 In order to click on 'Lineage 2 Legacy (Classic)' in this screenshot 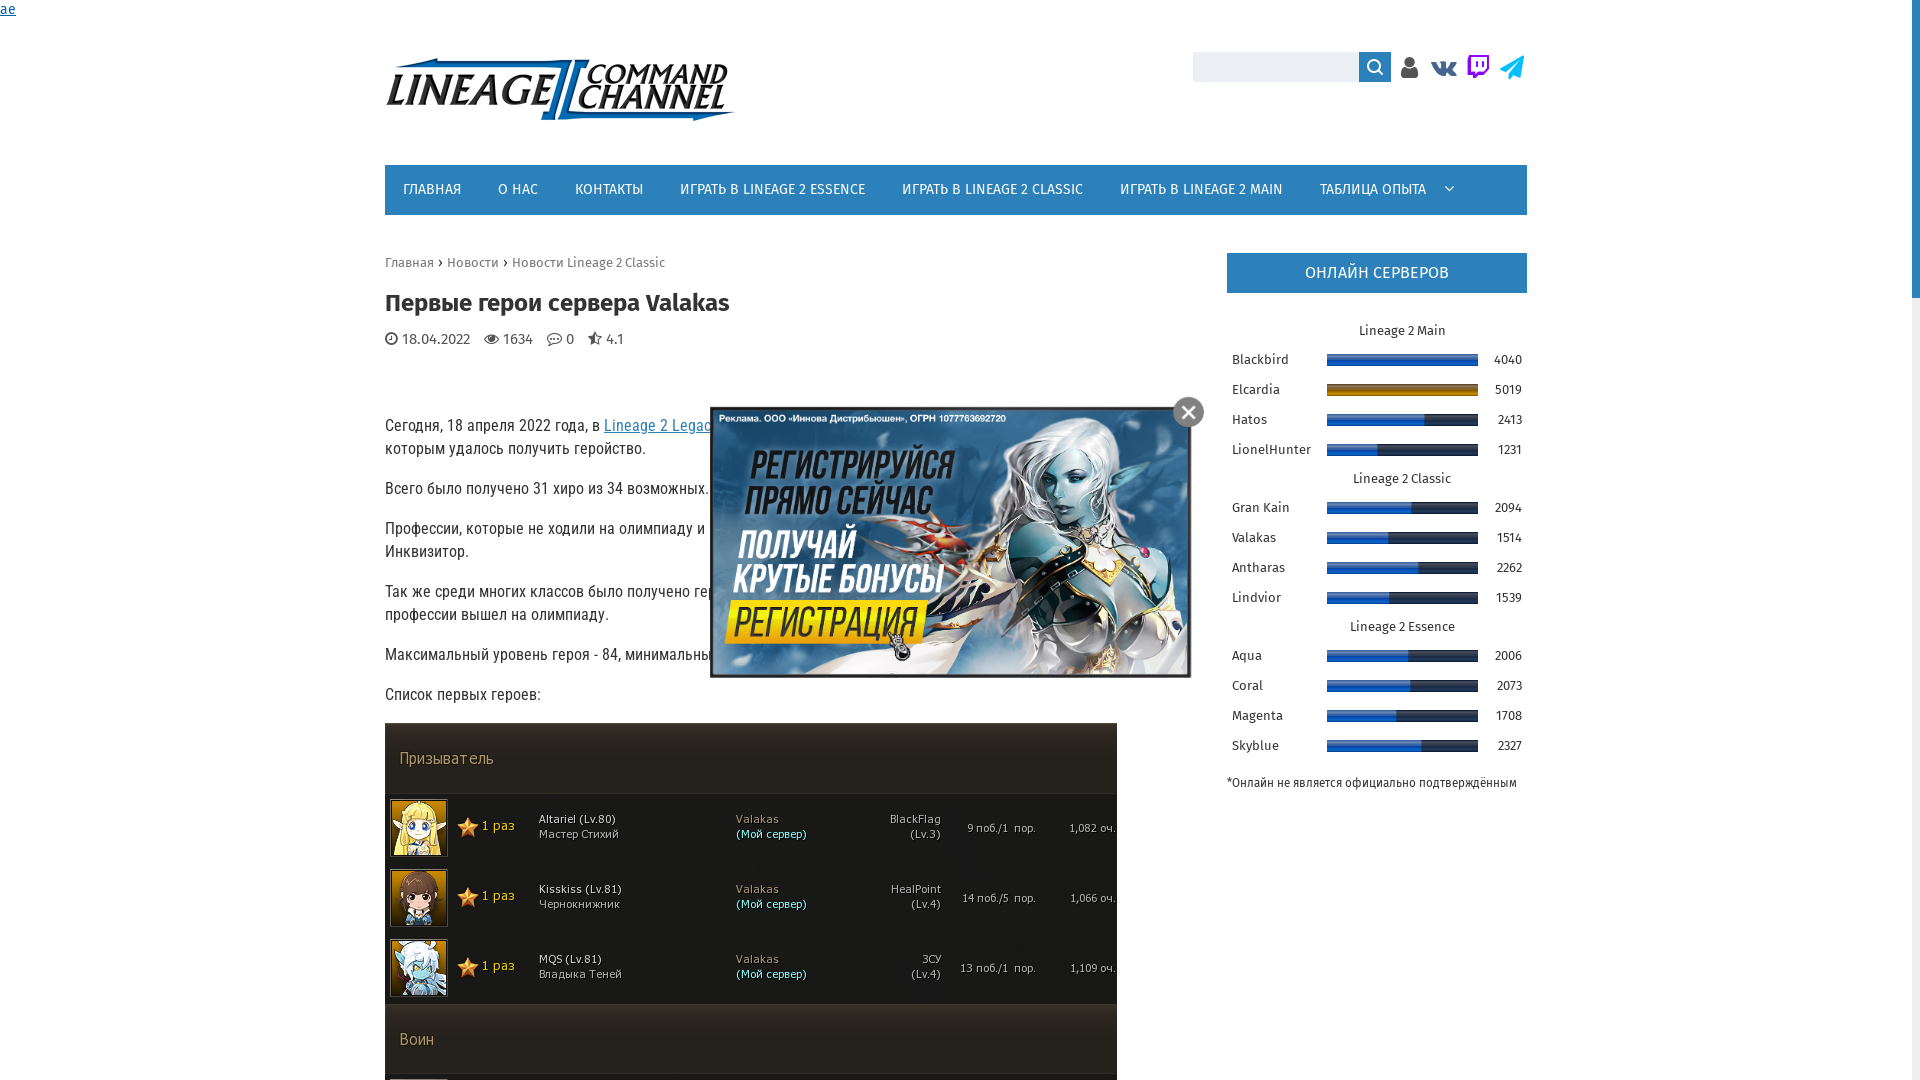, I will do `click(691, 431)`.